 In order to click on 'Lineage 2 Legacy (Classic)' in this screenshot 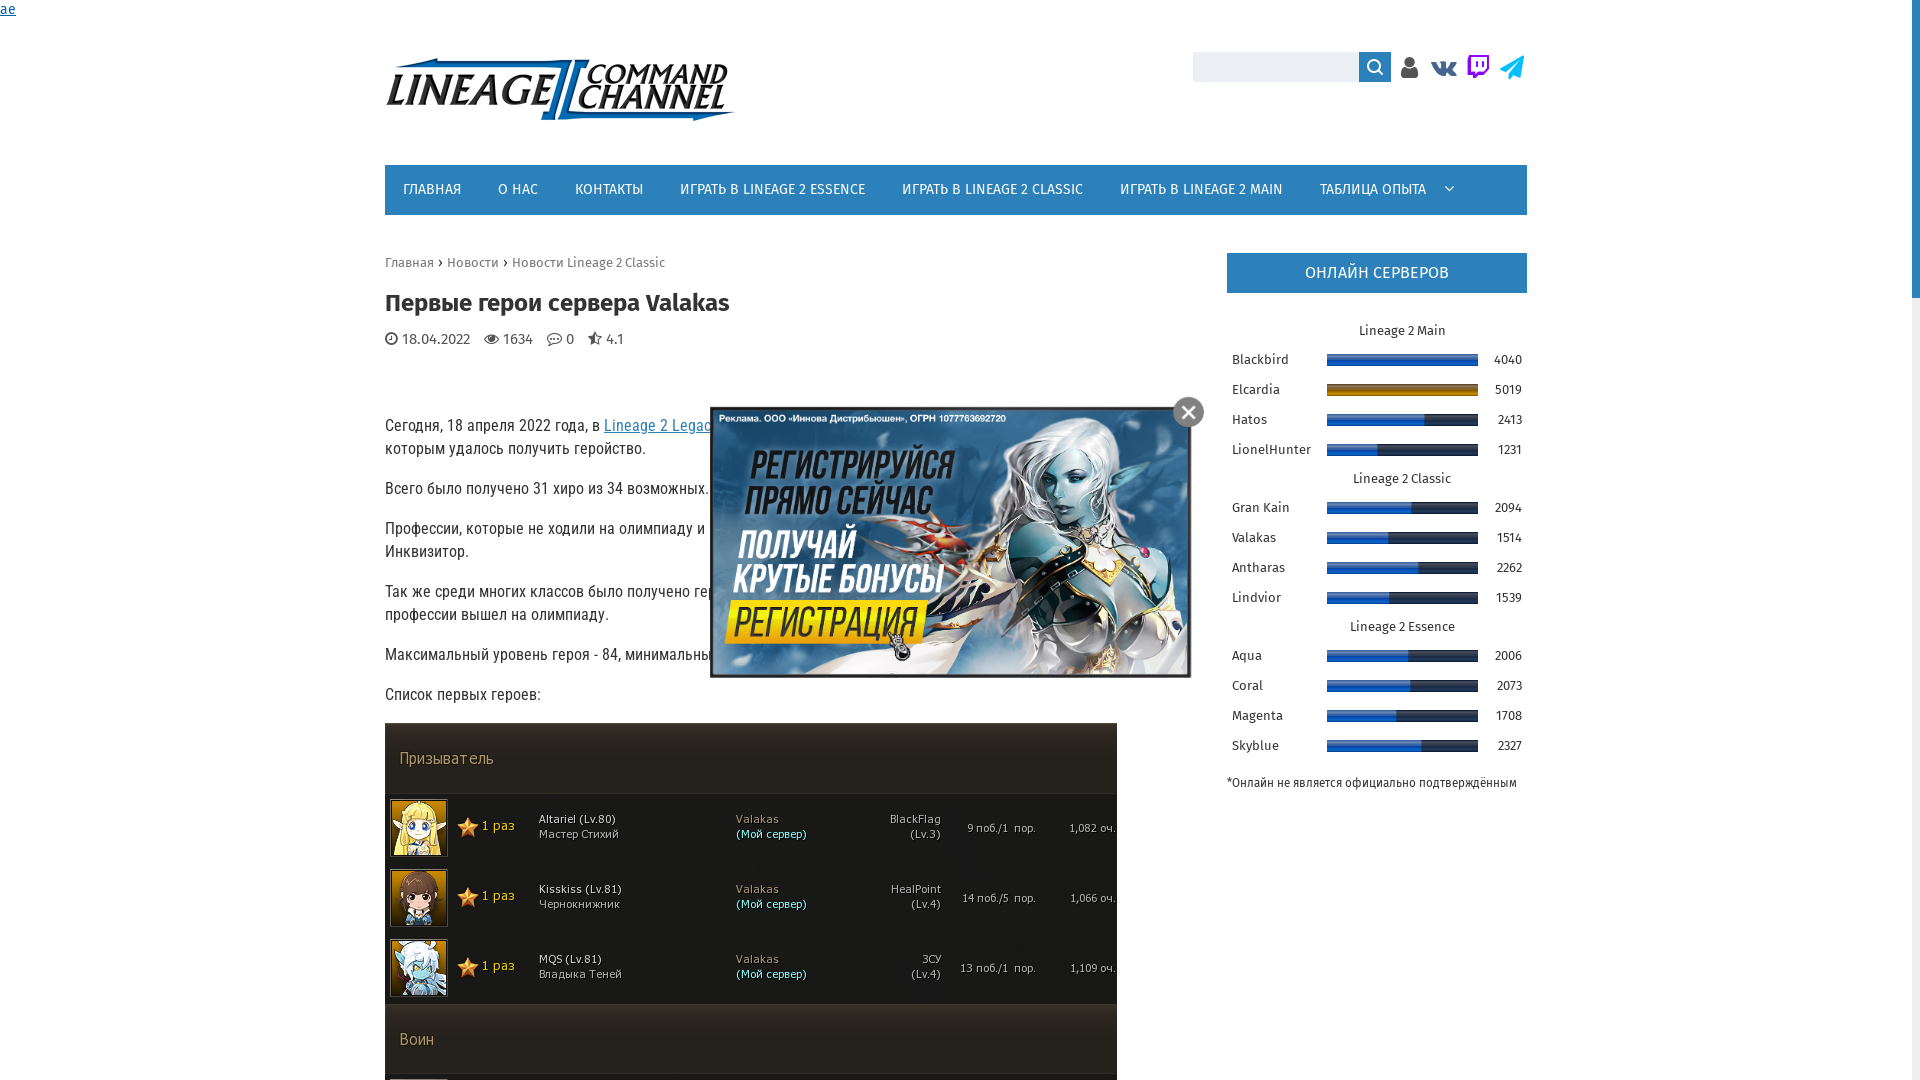, I will do `click(691, 431)`.